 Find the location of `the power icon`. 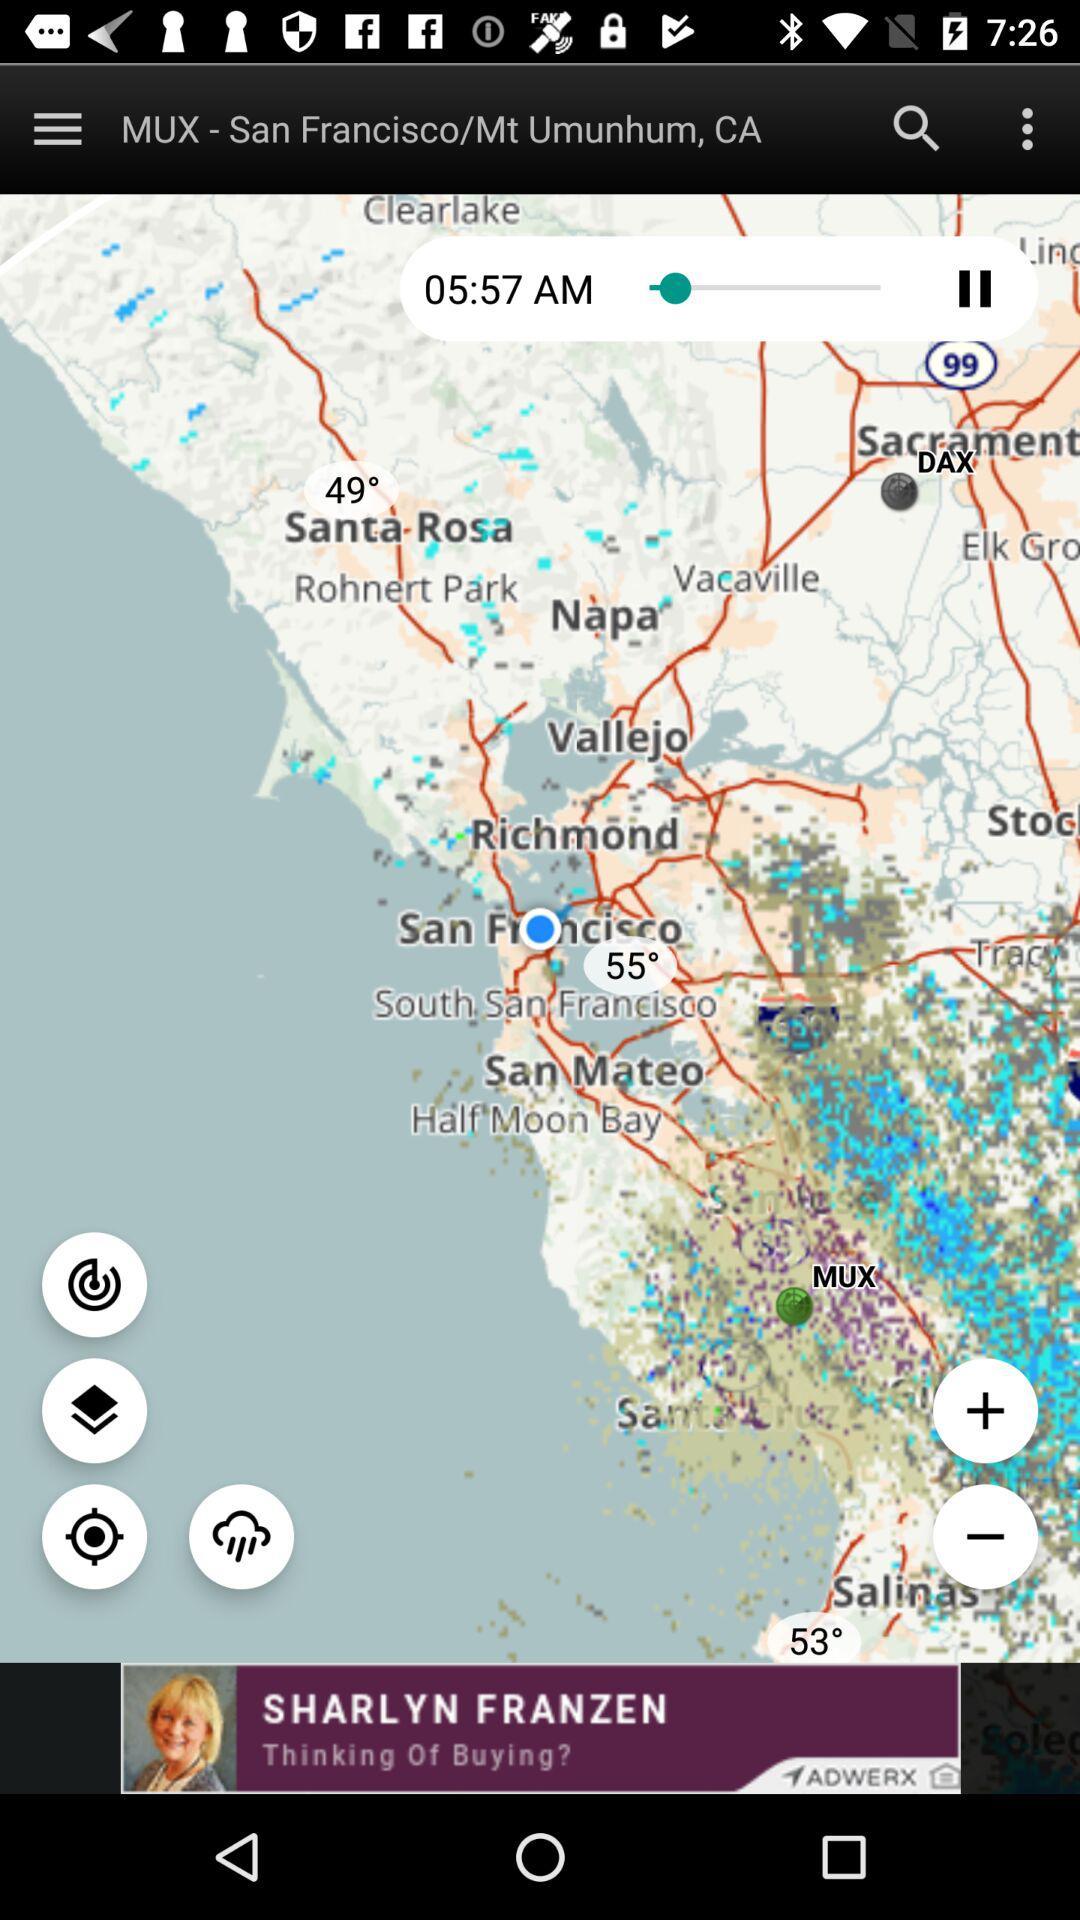

the power icon is located at coordinates (94, 1284).